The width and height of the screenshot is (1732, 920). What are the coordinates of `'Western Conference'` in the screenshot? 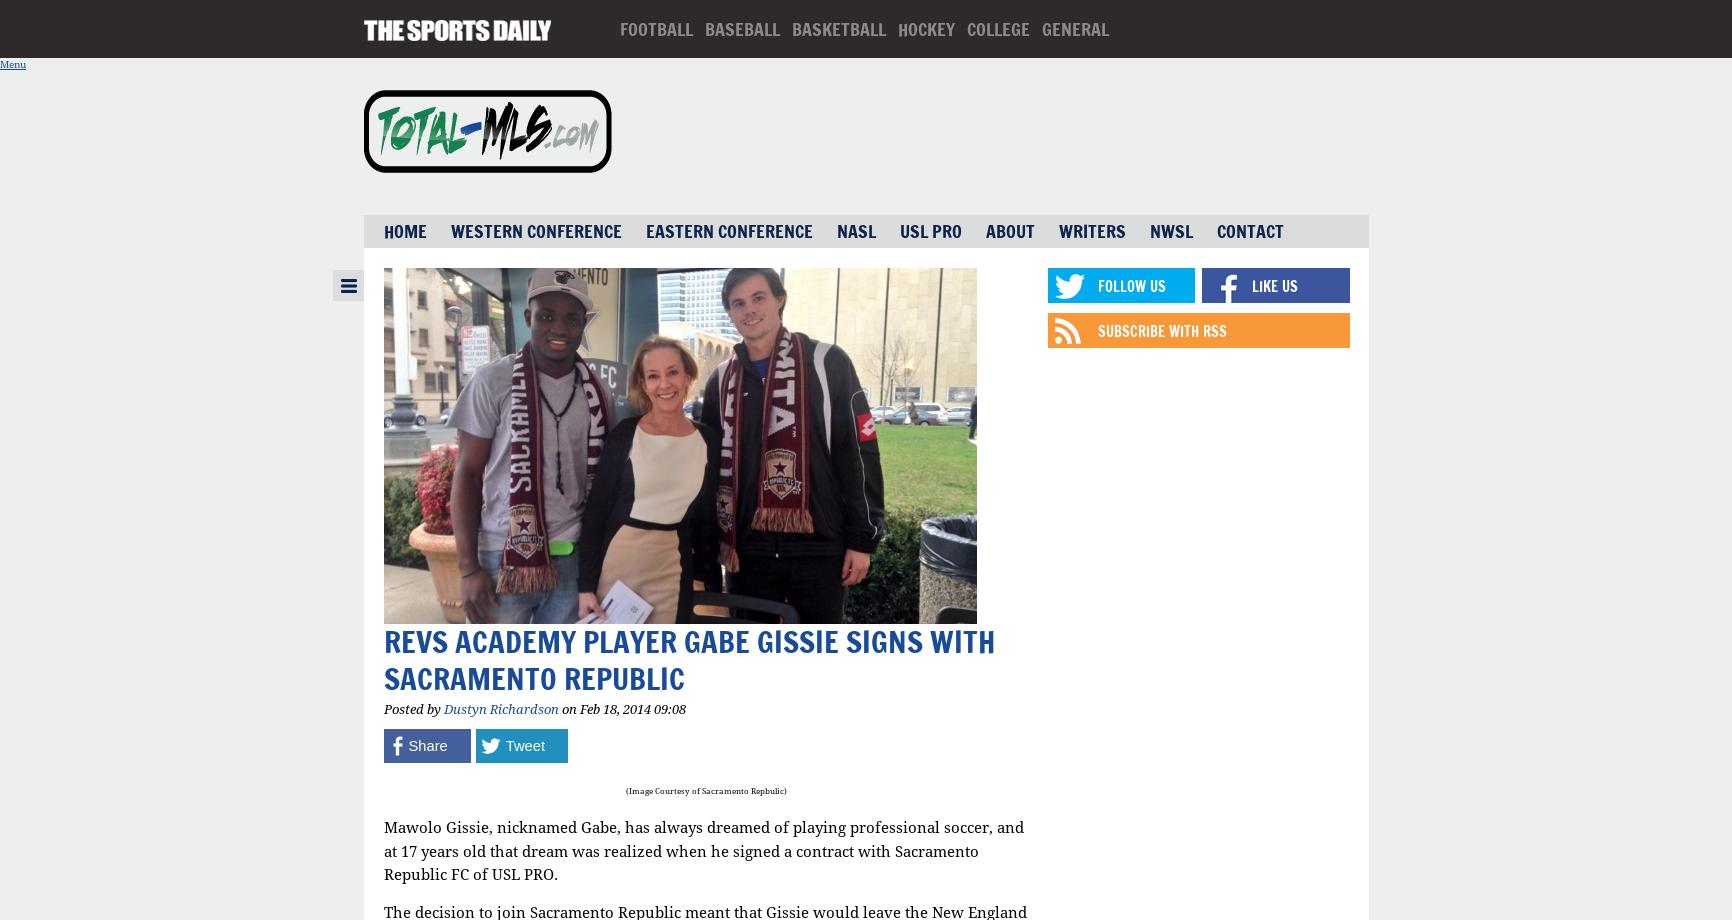 It's located at (535, 231).